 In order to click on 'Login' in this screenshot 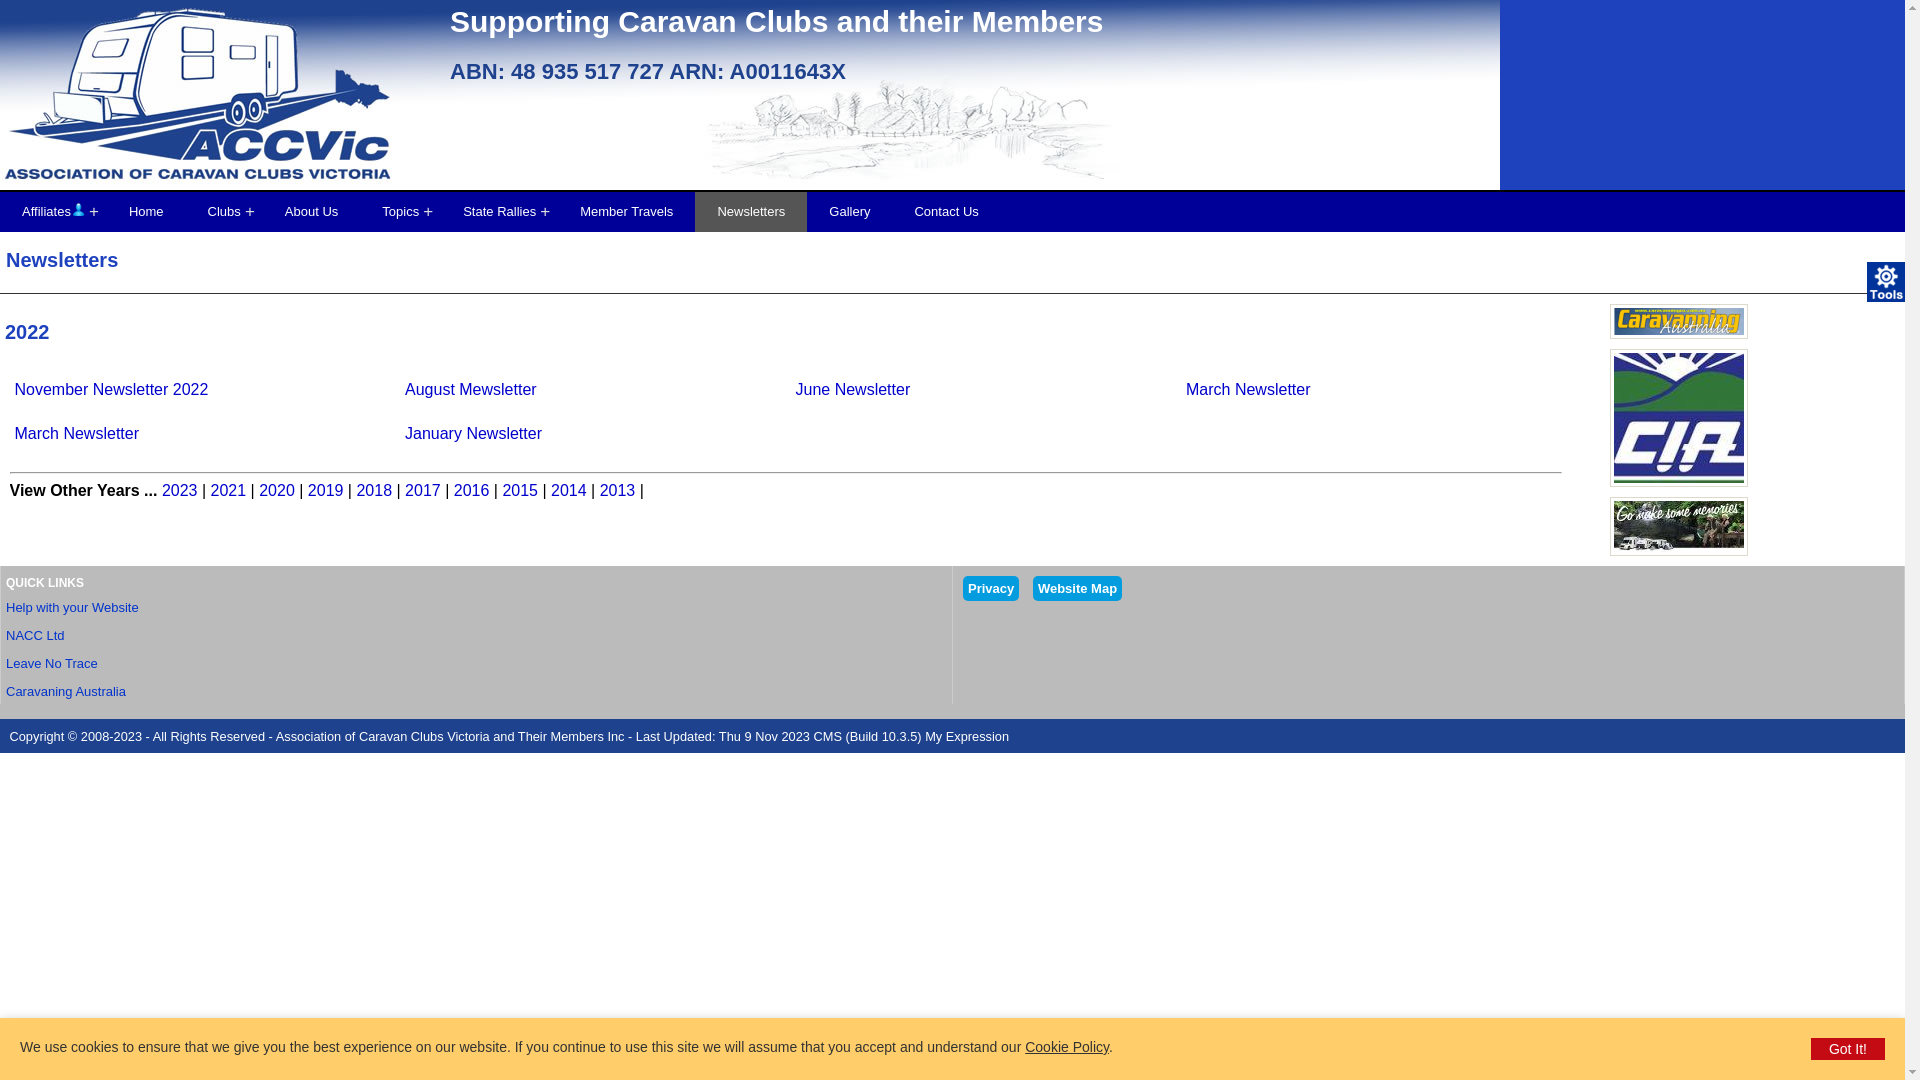, I will do `click(77, 208)`.